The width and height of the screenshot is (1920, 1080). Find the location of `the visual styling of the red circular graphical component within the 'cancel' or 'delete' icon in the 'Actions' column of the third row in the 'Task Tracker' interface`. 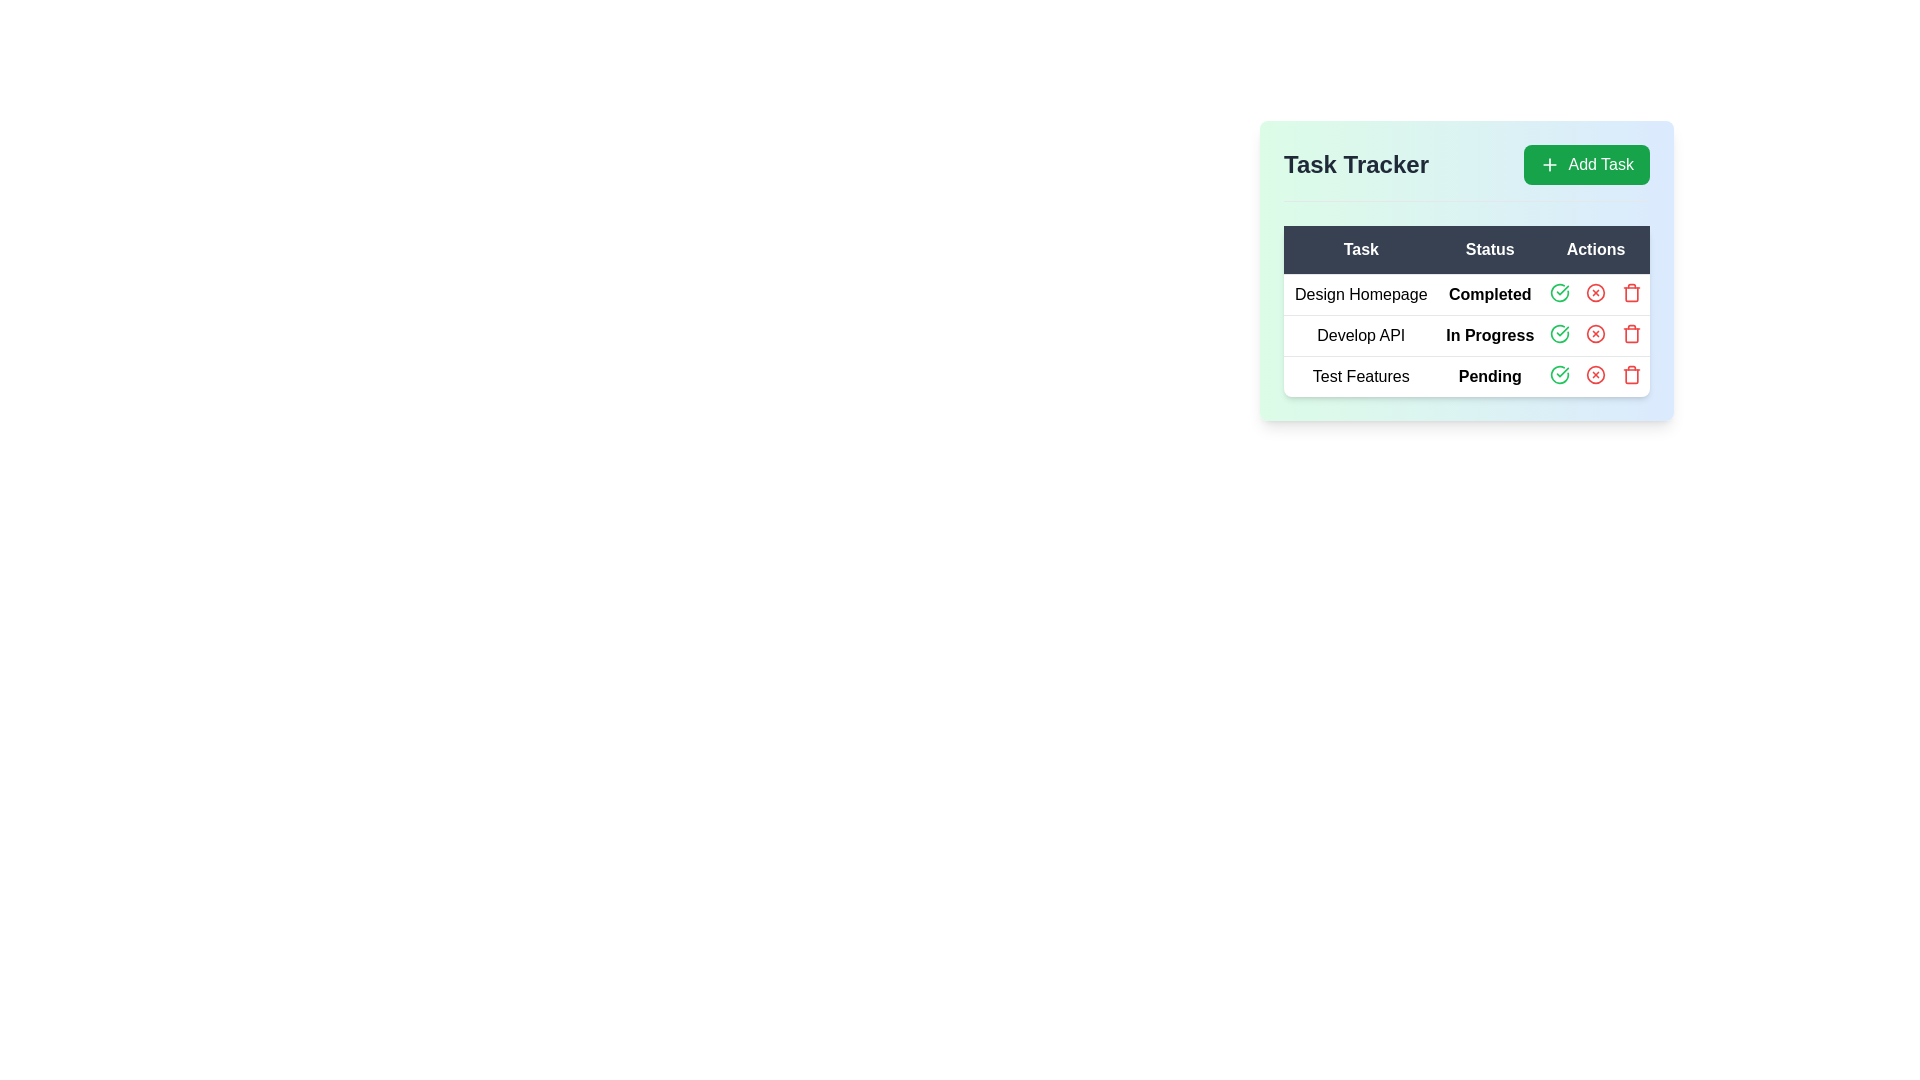

the visual styling of the red circular graphical component within the 'cancel' or 'delete' icon in the 'Actions' column of the third row in the 'Task Tracker' interface is located at coordinates (1595, 374).